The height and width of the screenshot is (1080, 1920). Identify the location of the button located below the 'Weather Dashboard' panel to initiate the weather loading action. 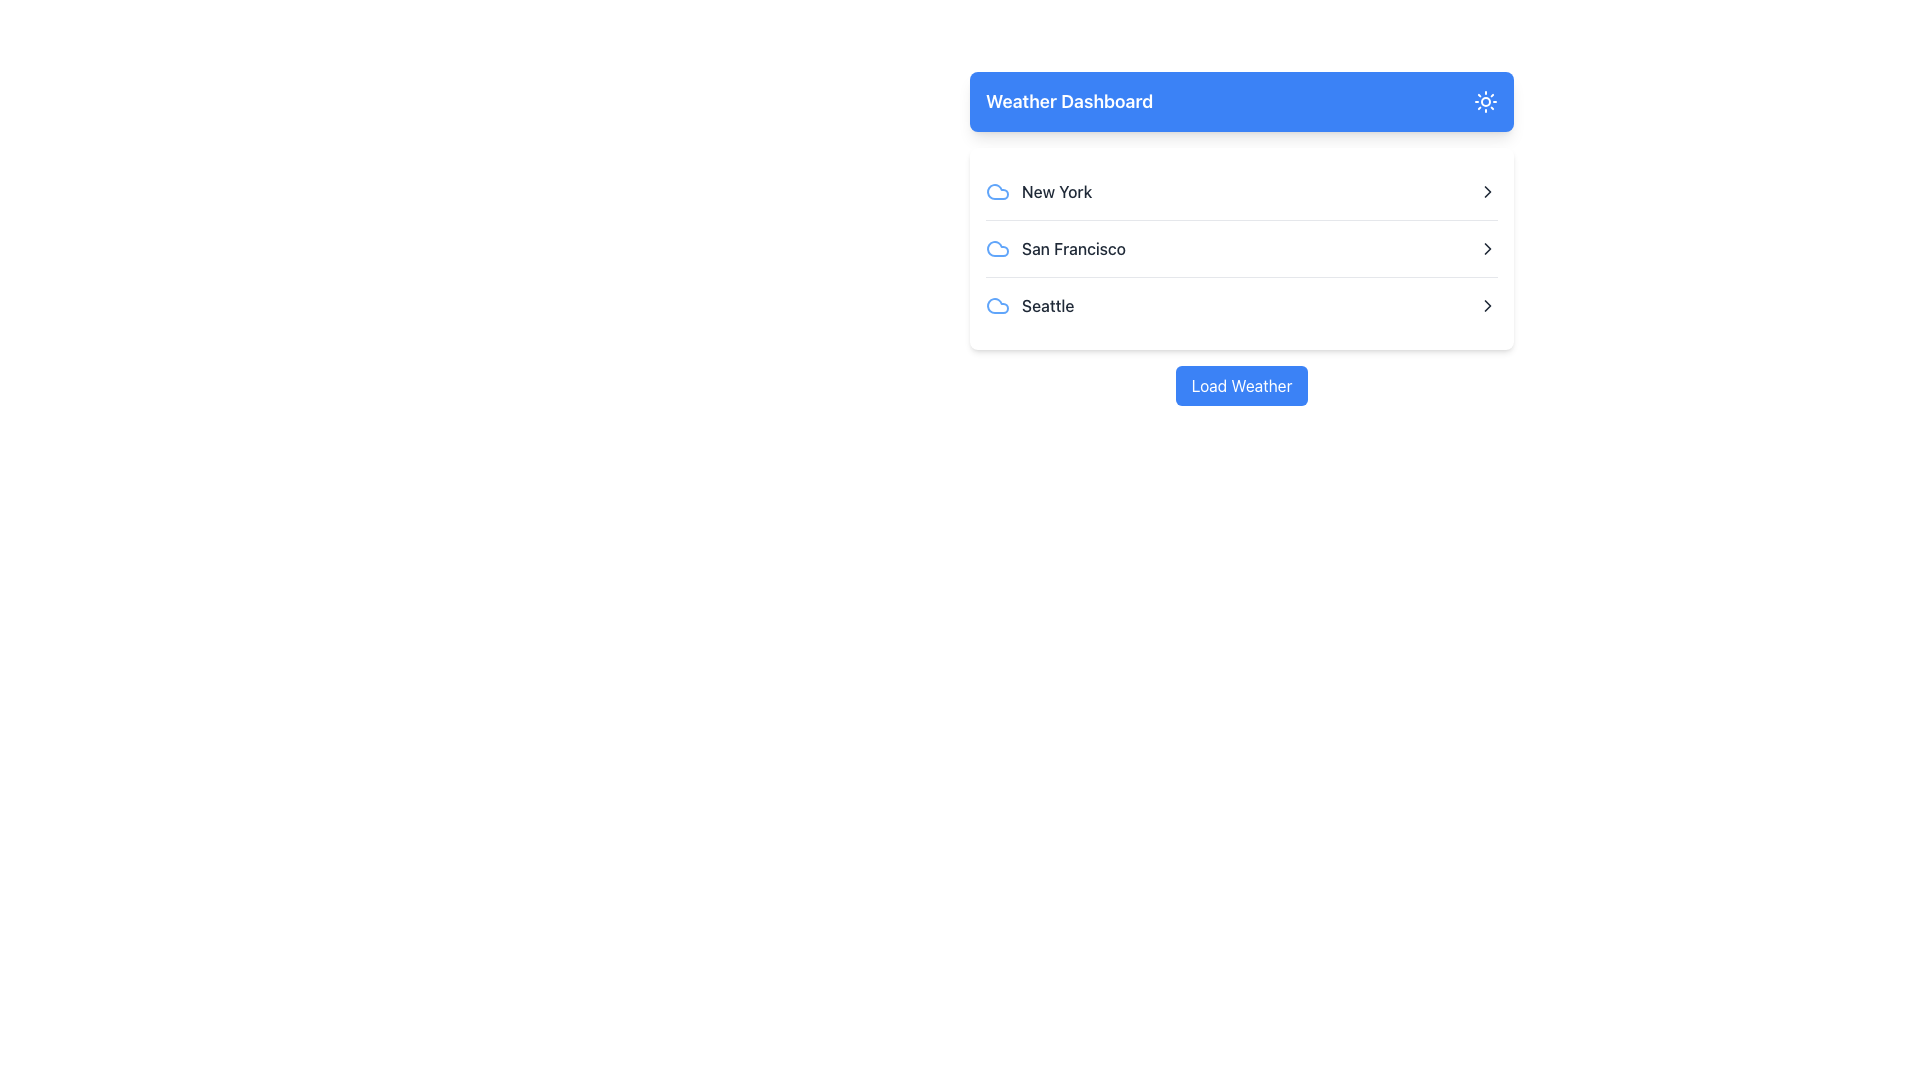
(1241, 385).